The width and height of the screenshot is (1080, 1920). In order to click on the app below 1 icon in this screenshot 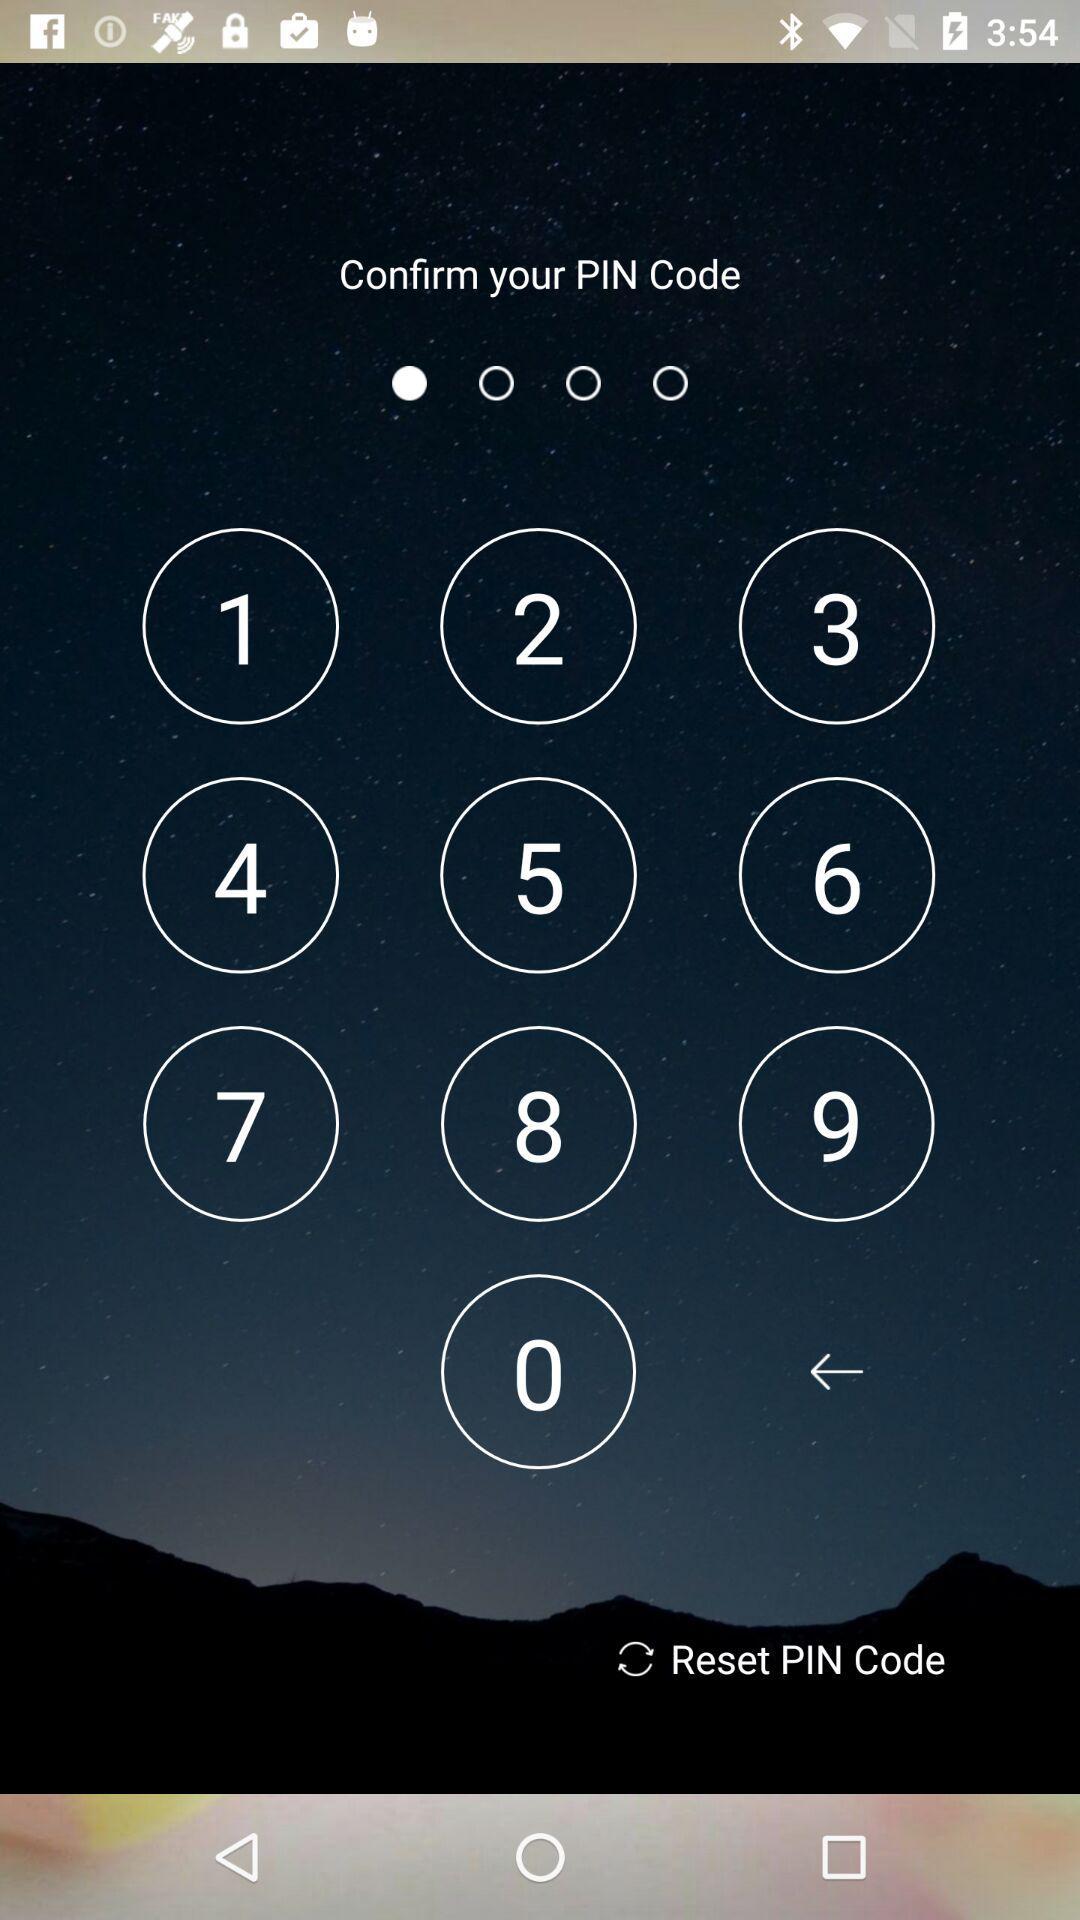, I will do `click(239, 875)`.